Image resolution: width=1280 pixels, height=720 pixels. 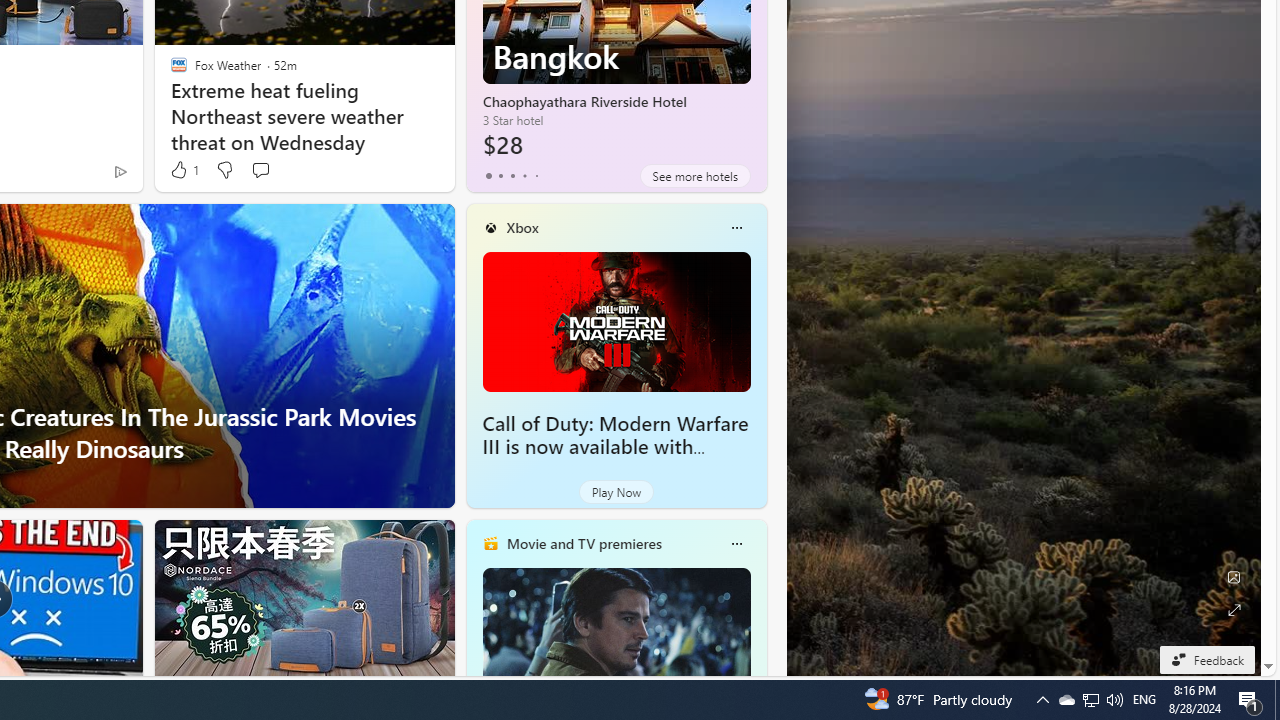 I want to click on 'Edit Background', so click(x=1232, y=577).